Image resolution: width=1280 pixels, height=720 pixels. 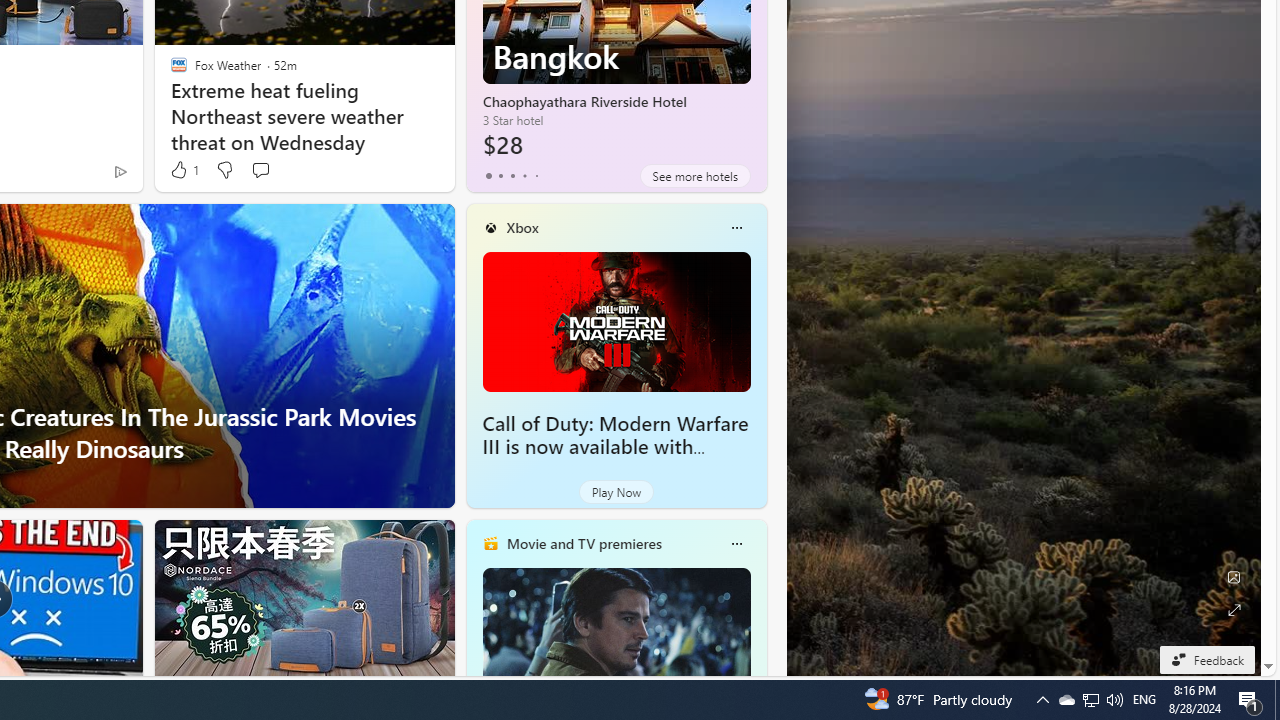 I want to click on 'Edit Background', so click(x=1232, y=577).